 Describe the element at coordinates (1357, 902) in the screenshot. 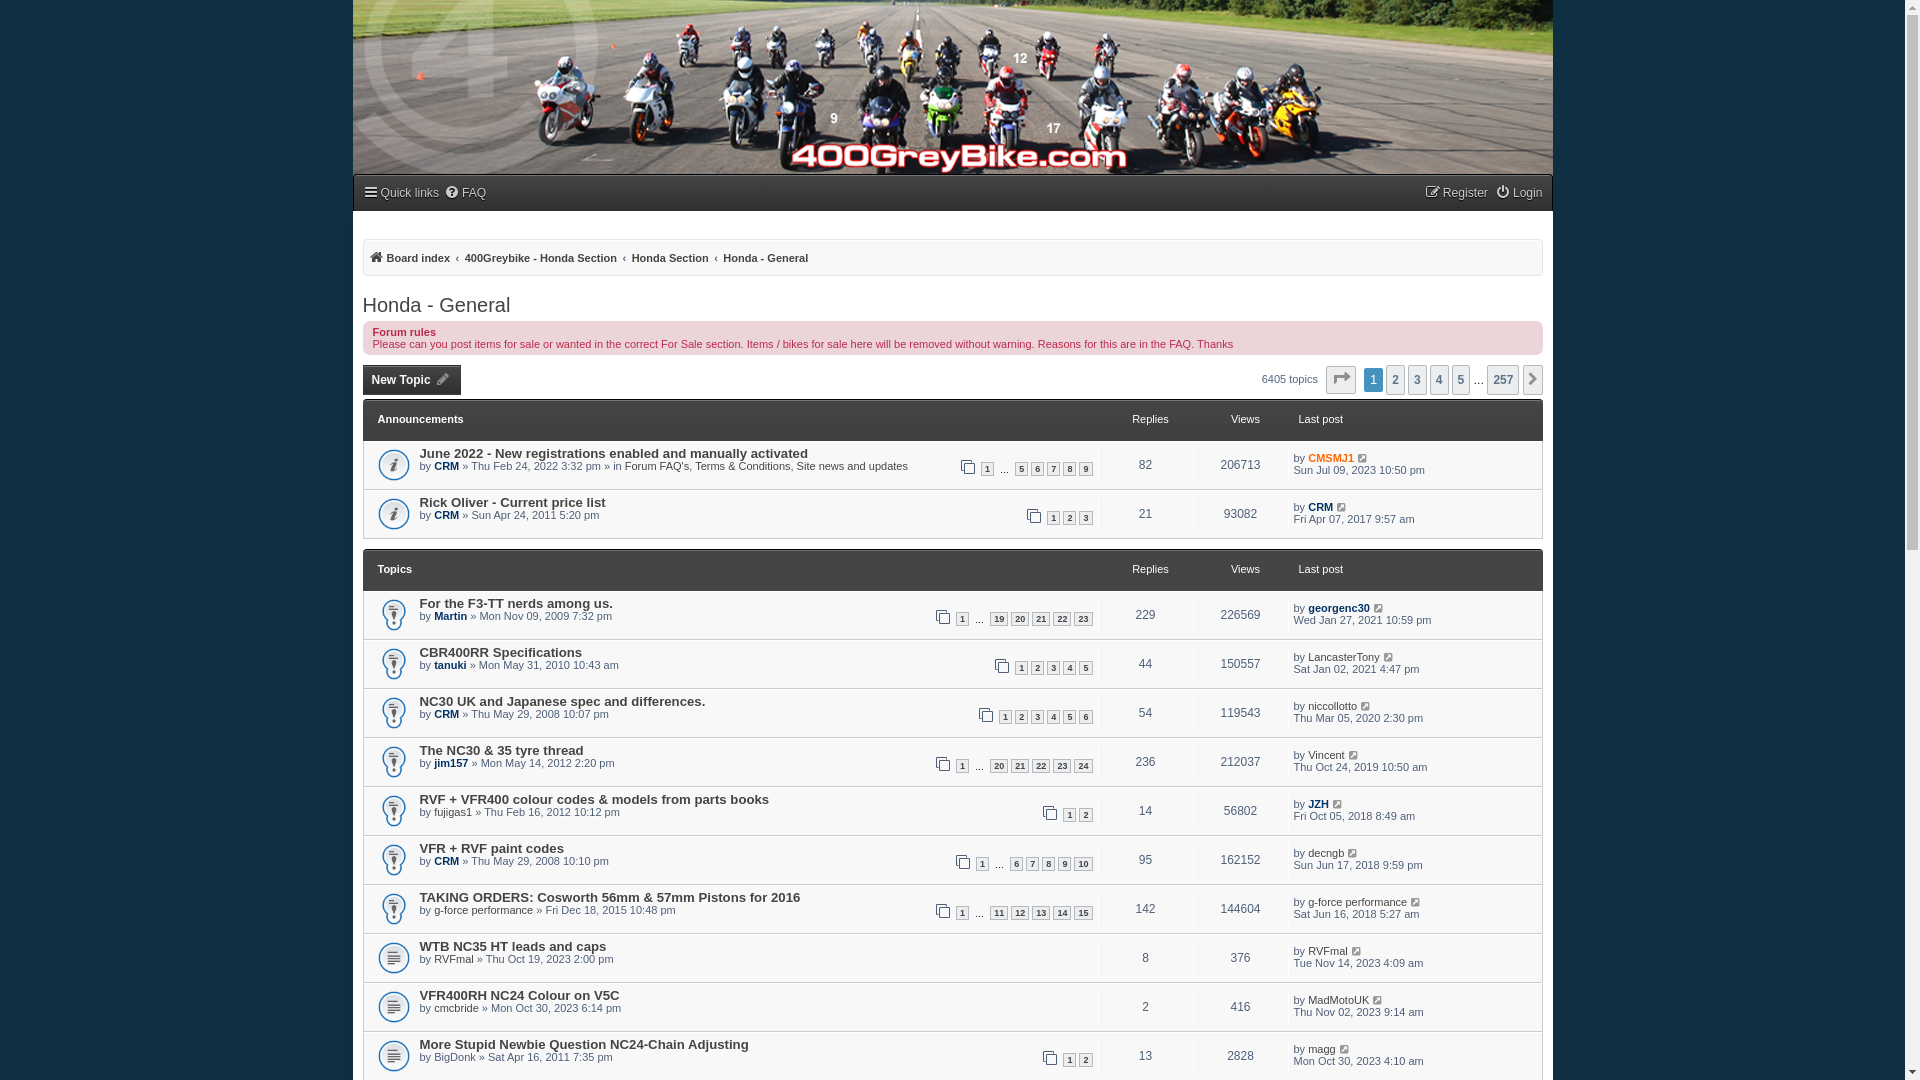

I see `'g-force performance'` at that location.